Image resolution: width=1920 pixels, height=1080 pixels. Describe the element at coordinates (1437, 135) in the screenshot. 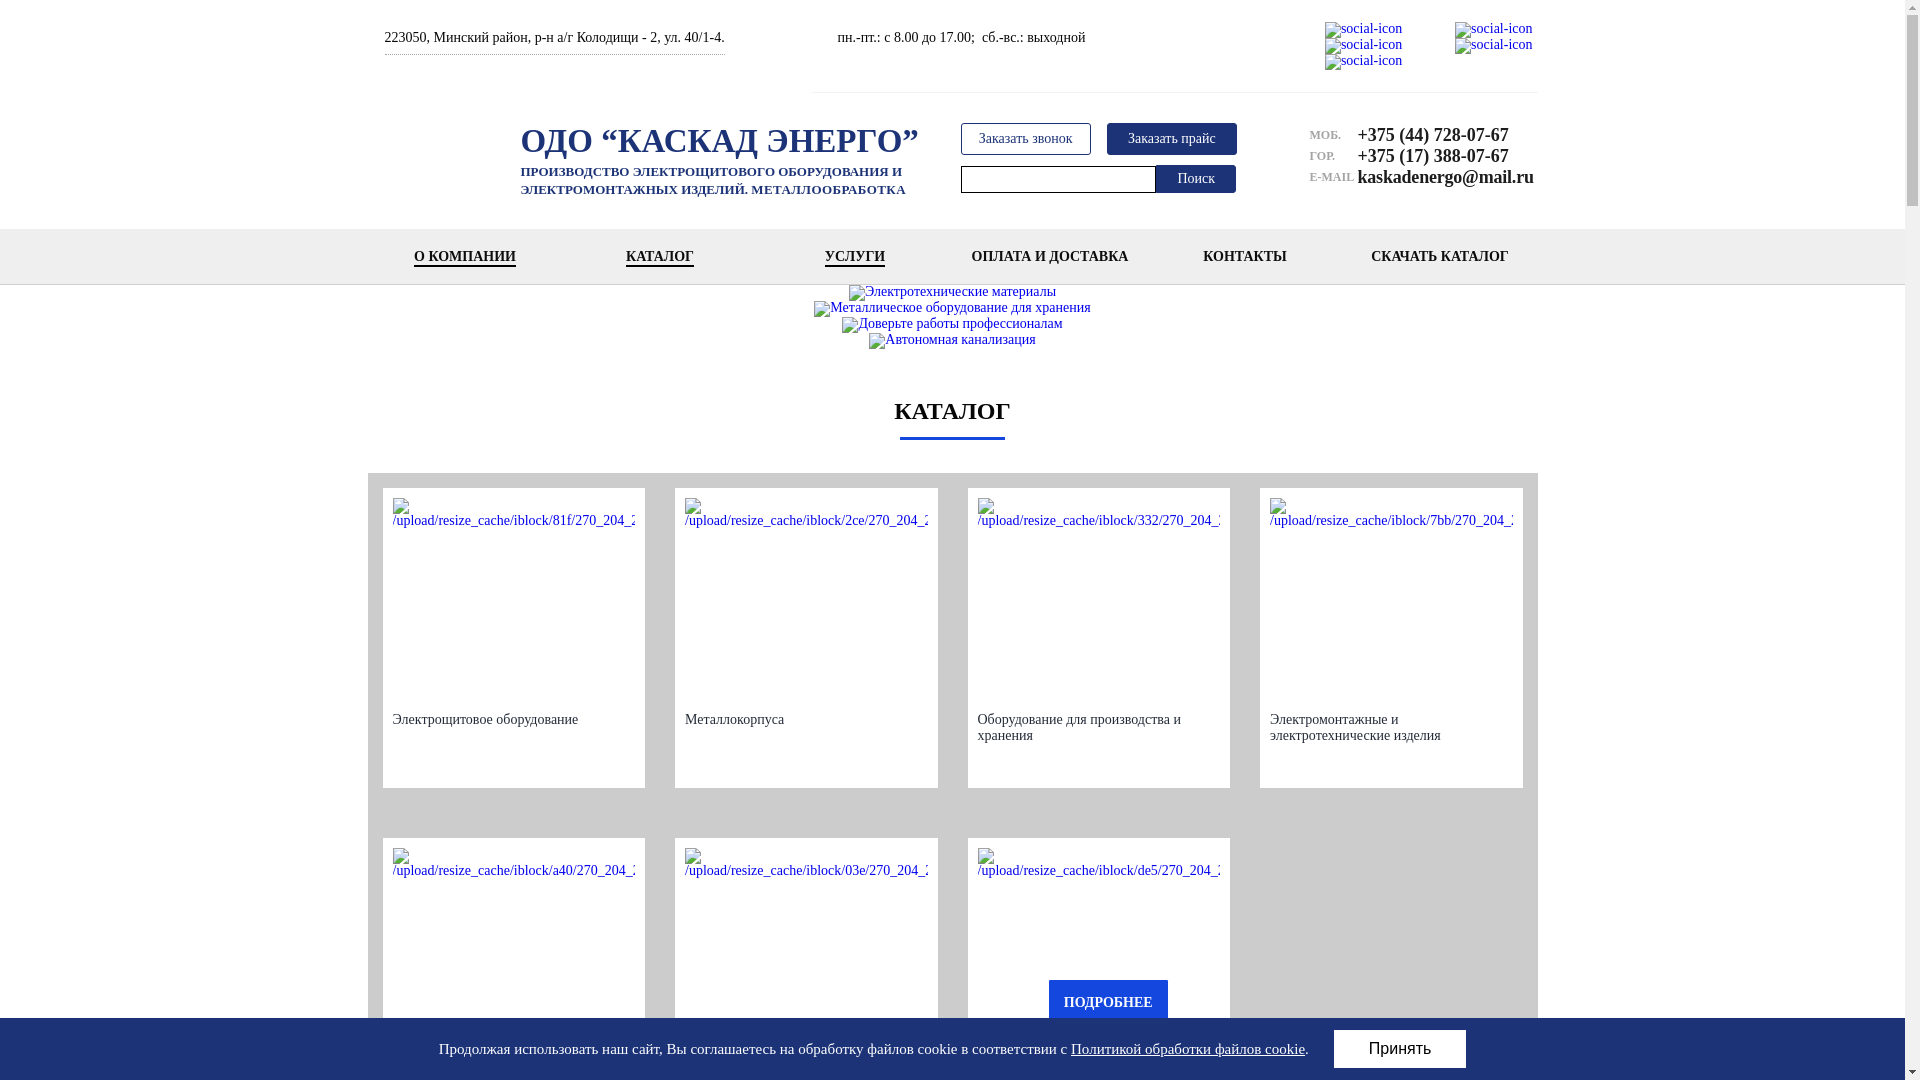

I see `'+375 (44) 728-07-67'` at that location.